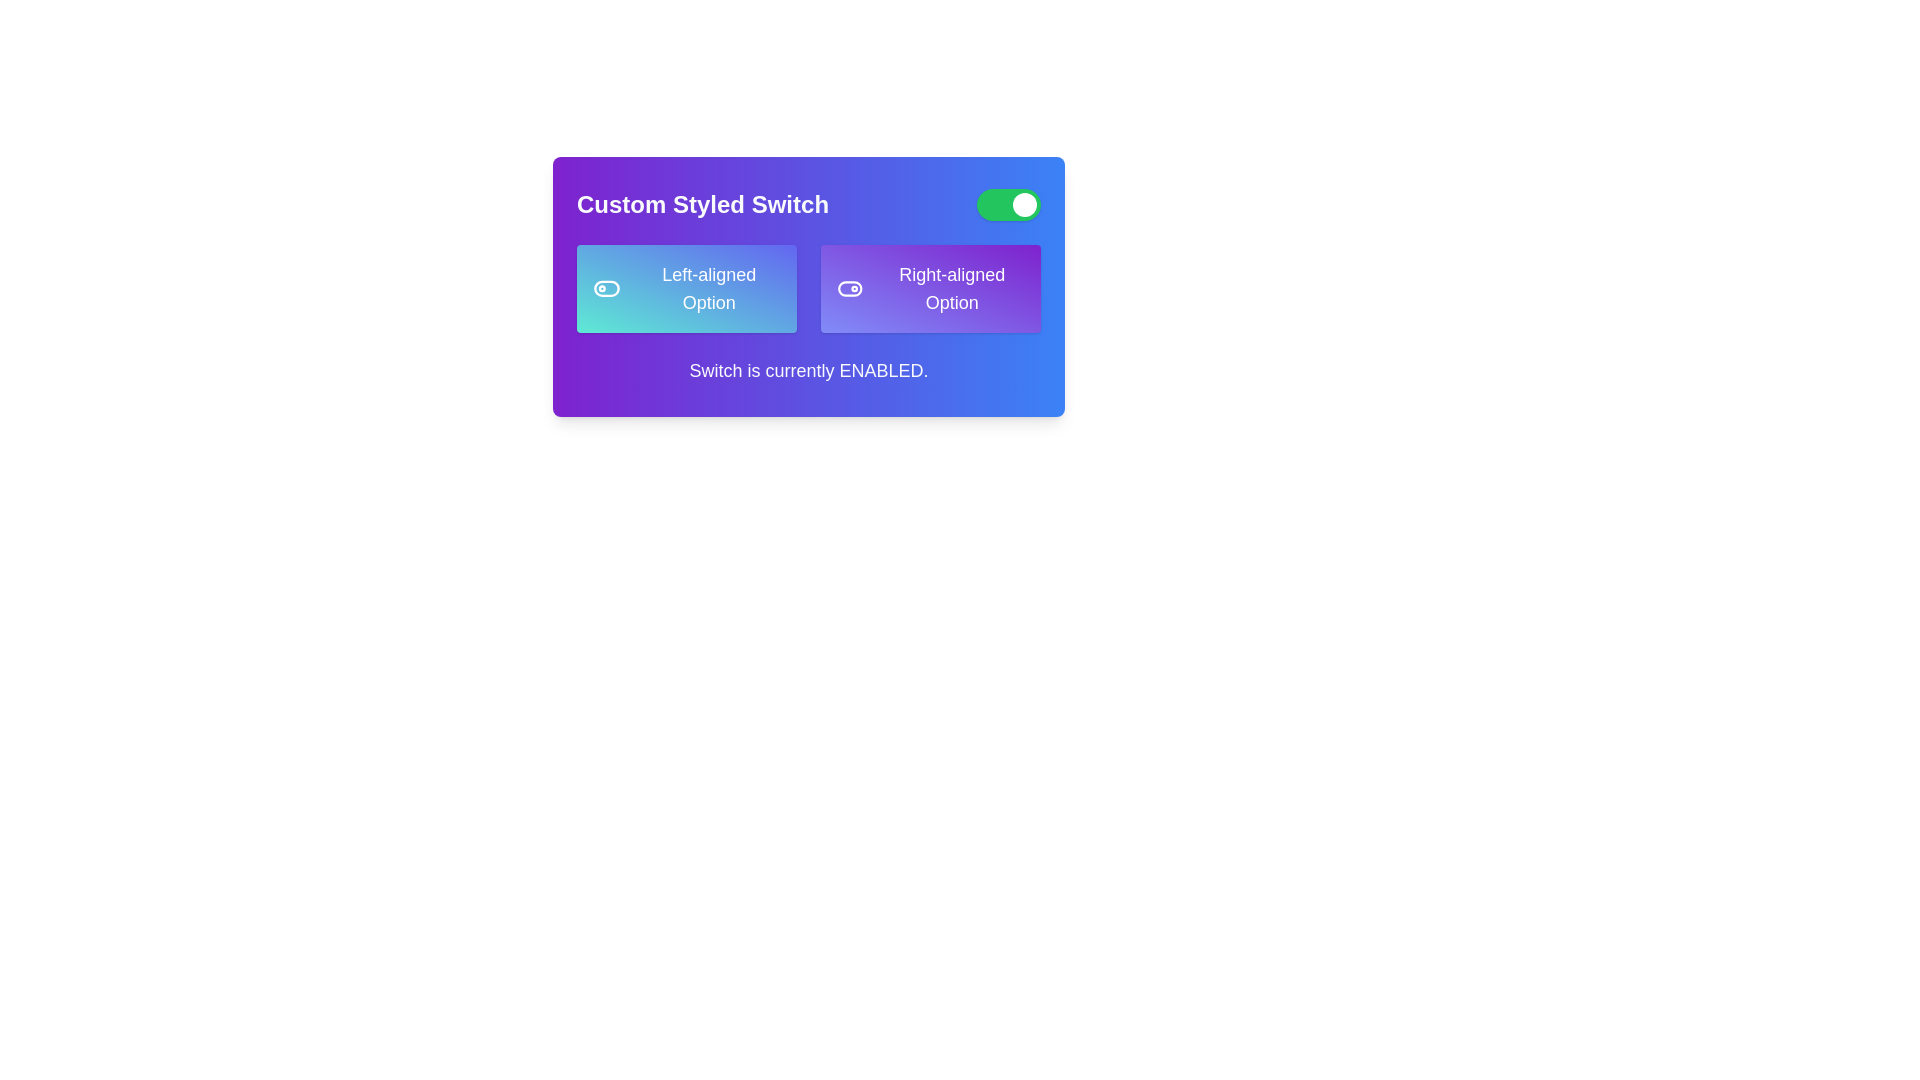 The height and width of the screenshot is (1080, 1920). Describe the element at coordinates (930, 289) in the screenshot. I see `the styled button or card component positioned in the right half of the layout` at that location.